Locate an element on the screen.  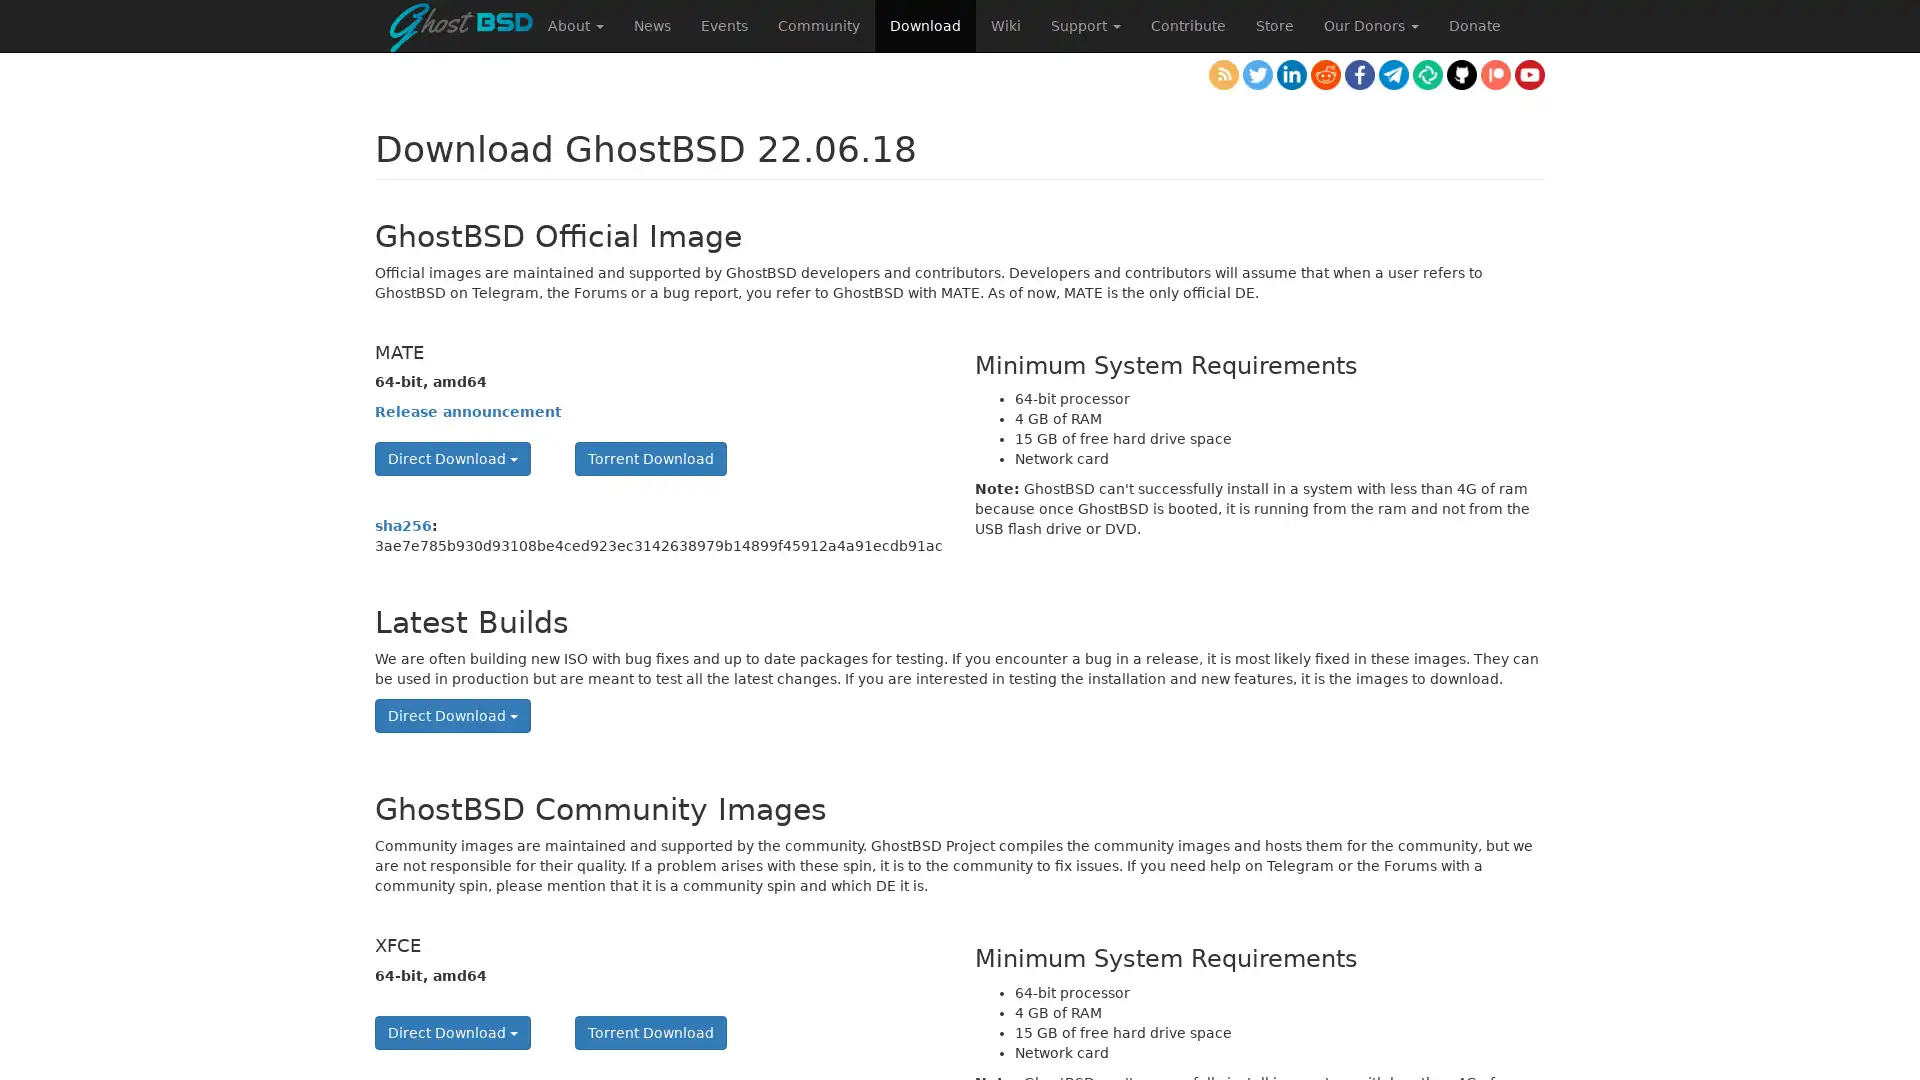
Direct Download is located at coordinates (451, 459).